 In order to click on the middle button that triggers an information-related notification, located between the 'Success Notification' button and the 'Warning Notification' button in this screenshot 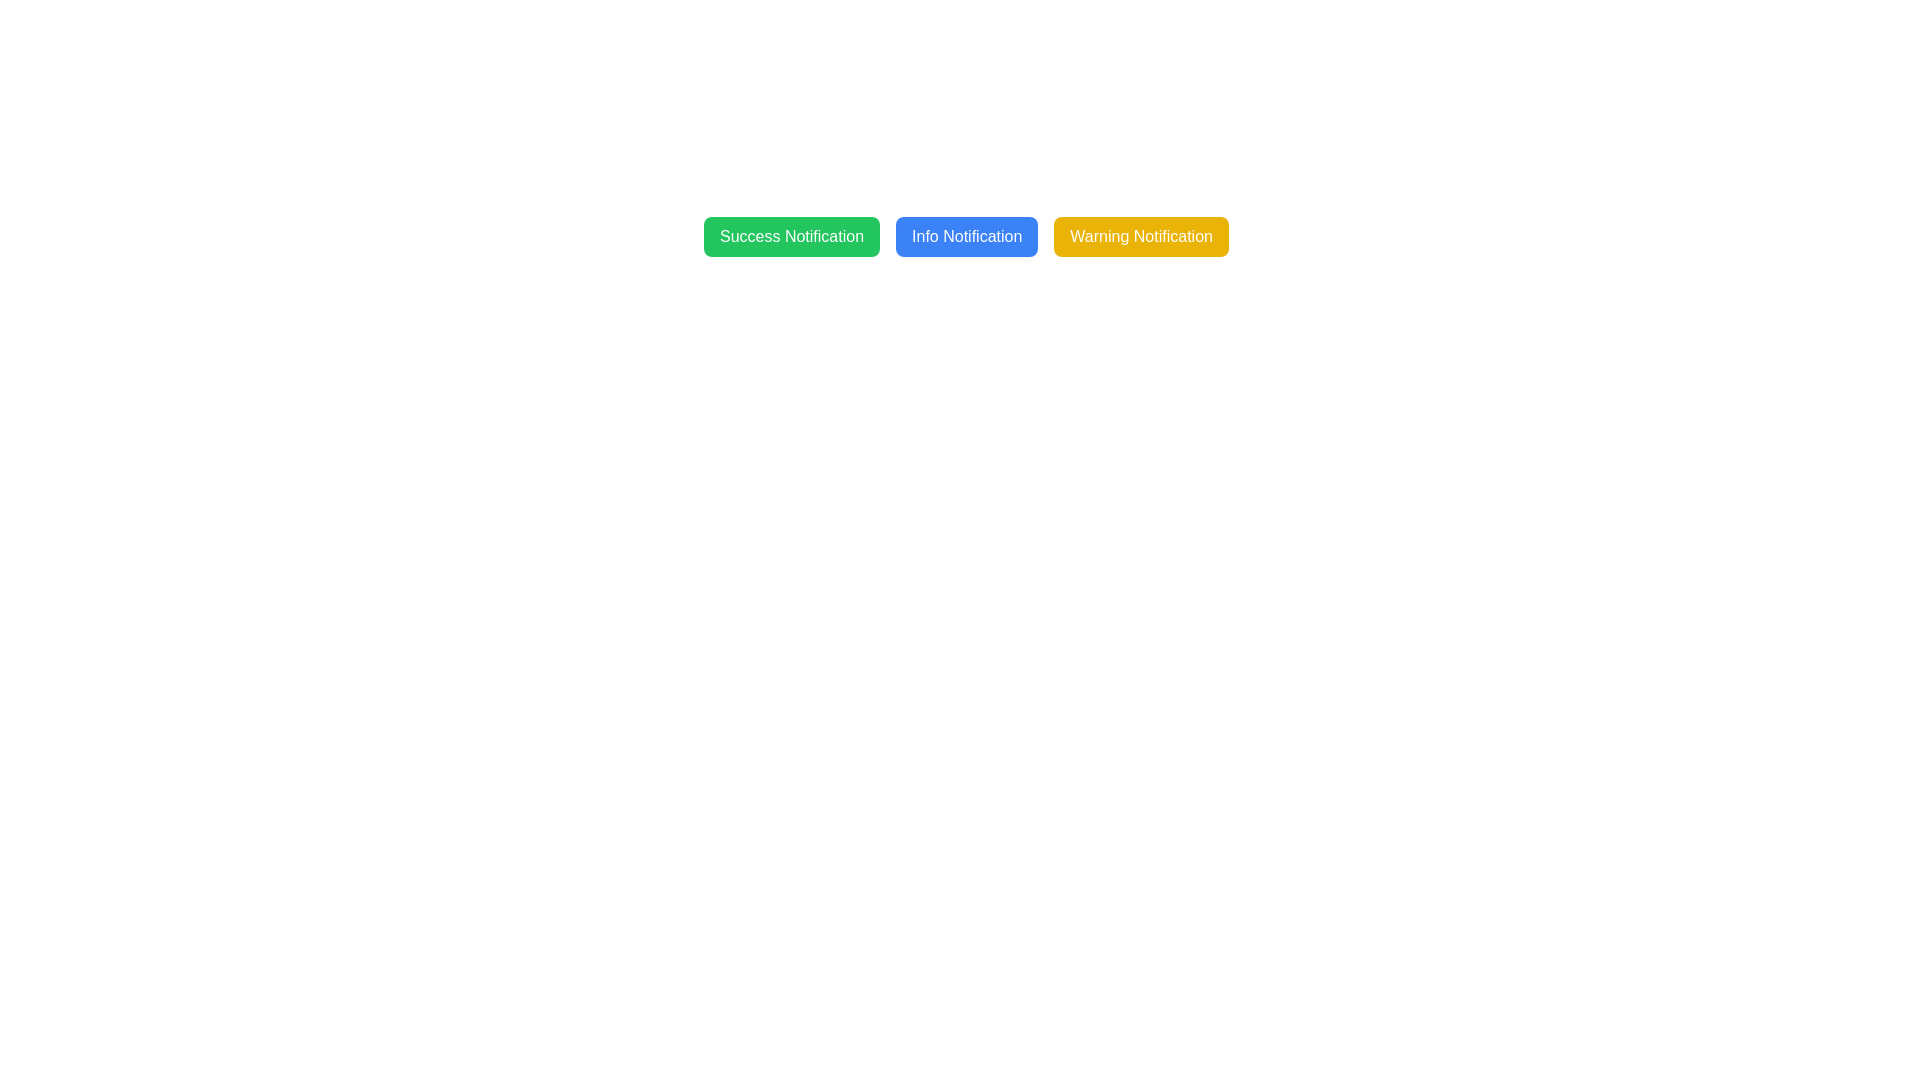, I will do `click(967, 235)`.